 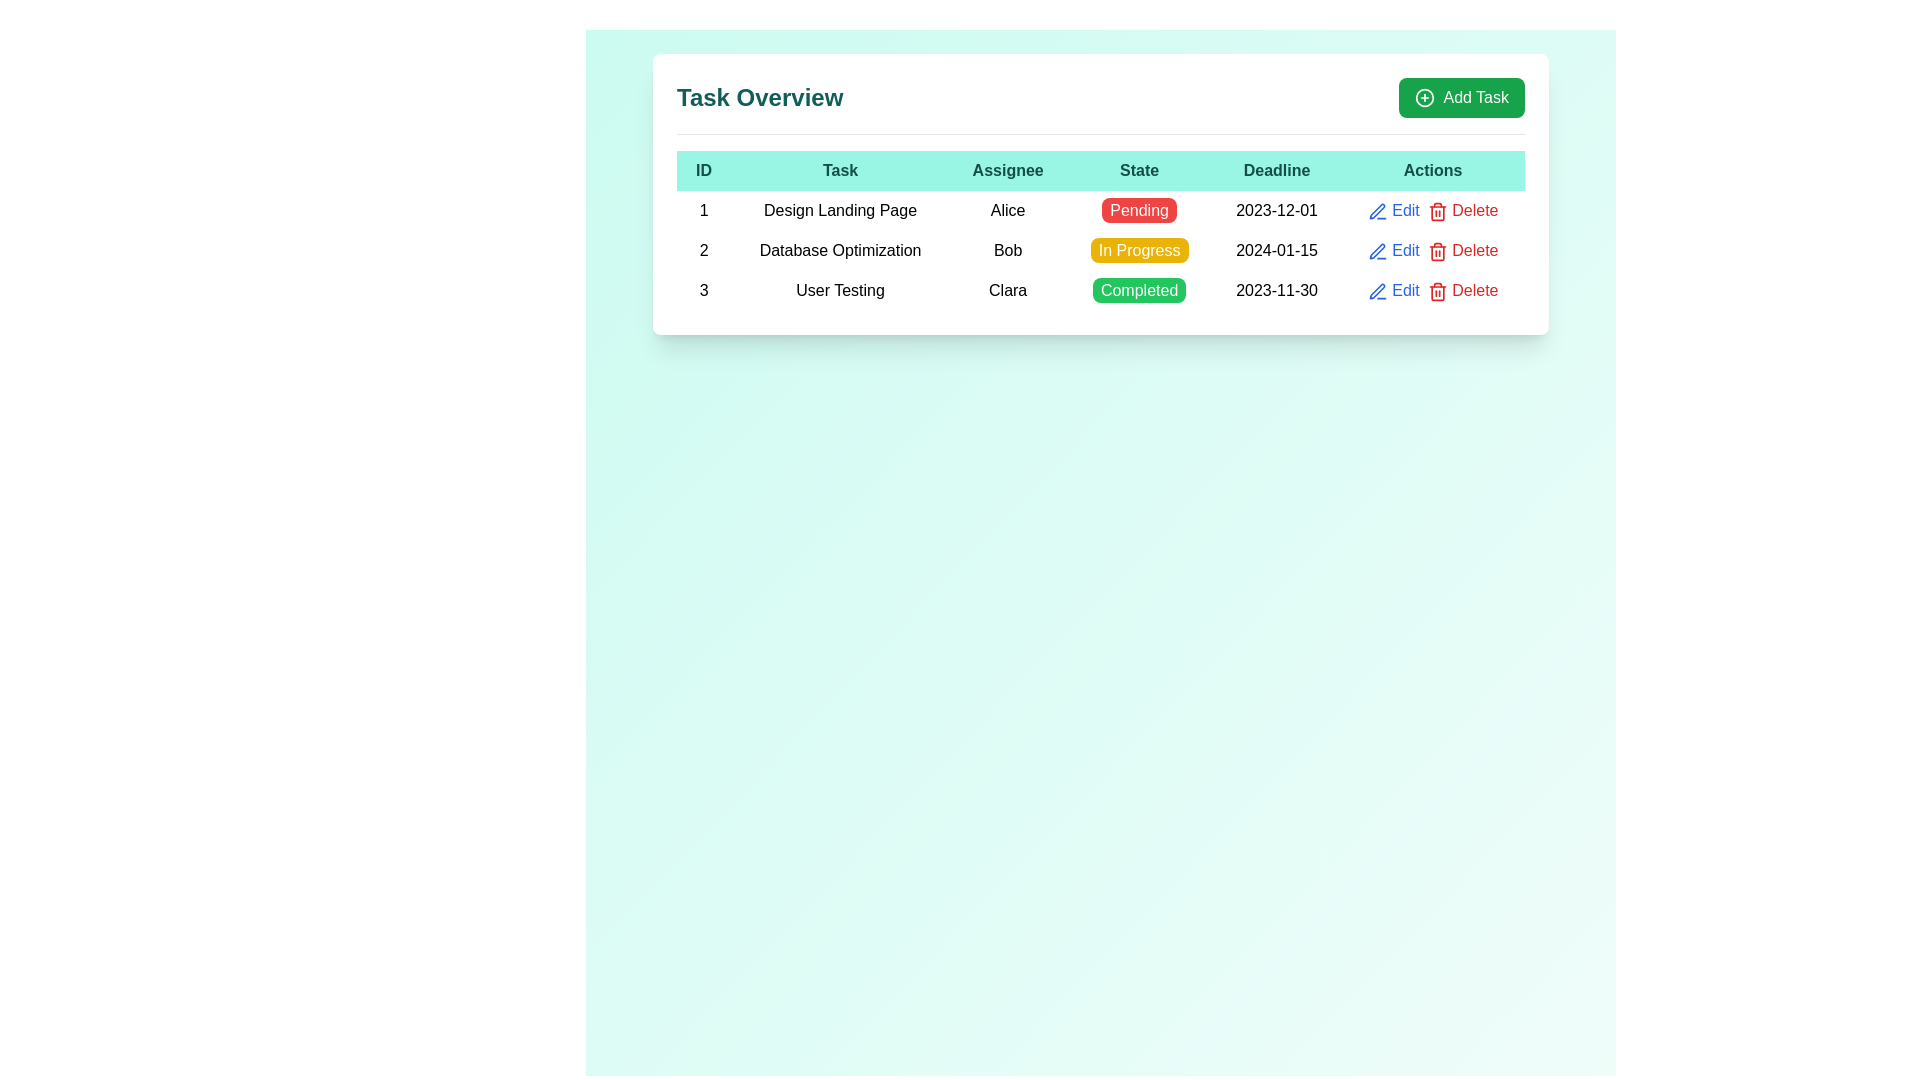 What do you see at coordinates (1424, 97) in the screenshot?
I see `the circular icon with a plus sign in its center, which is styled with a green outline and located to the left of the 'Add Task' text within a green button at the top-right corner of the interface` at bounding box center [1424, 97].